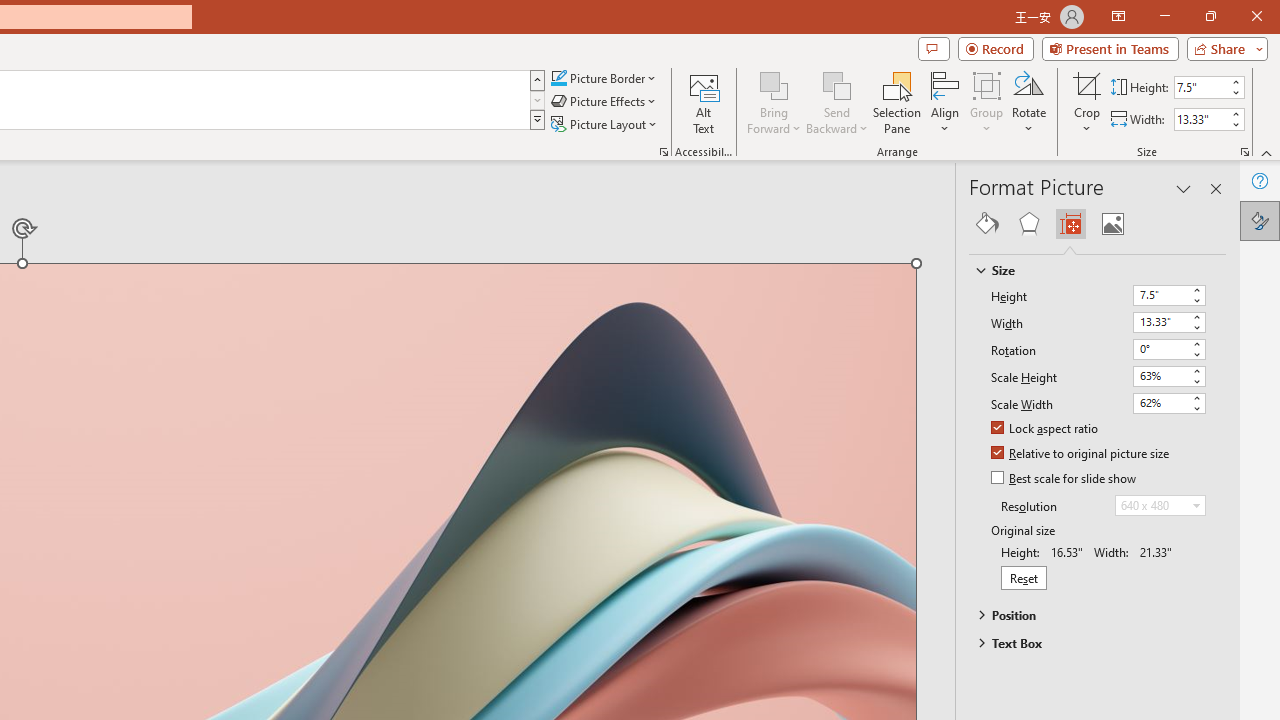  What do you see at coordinates (663, 150) in the screenshot?
I see `'Picture...'` at bounding box center [663, 150].